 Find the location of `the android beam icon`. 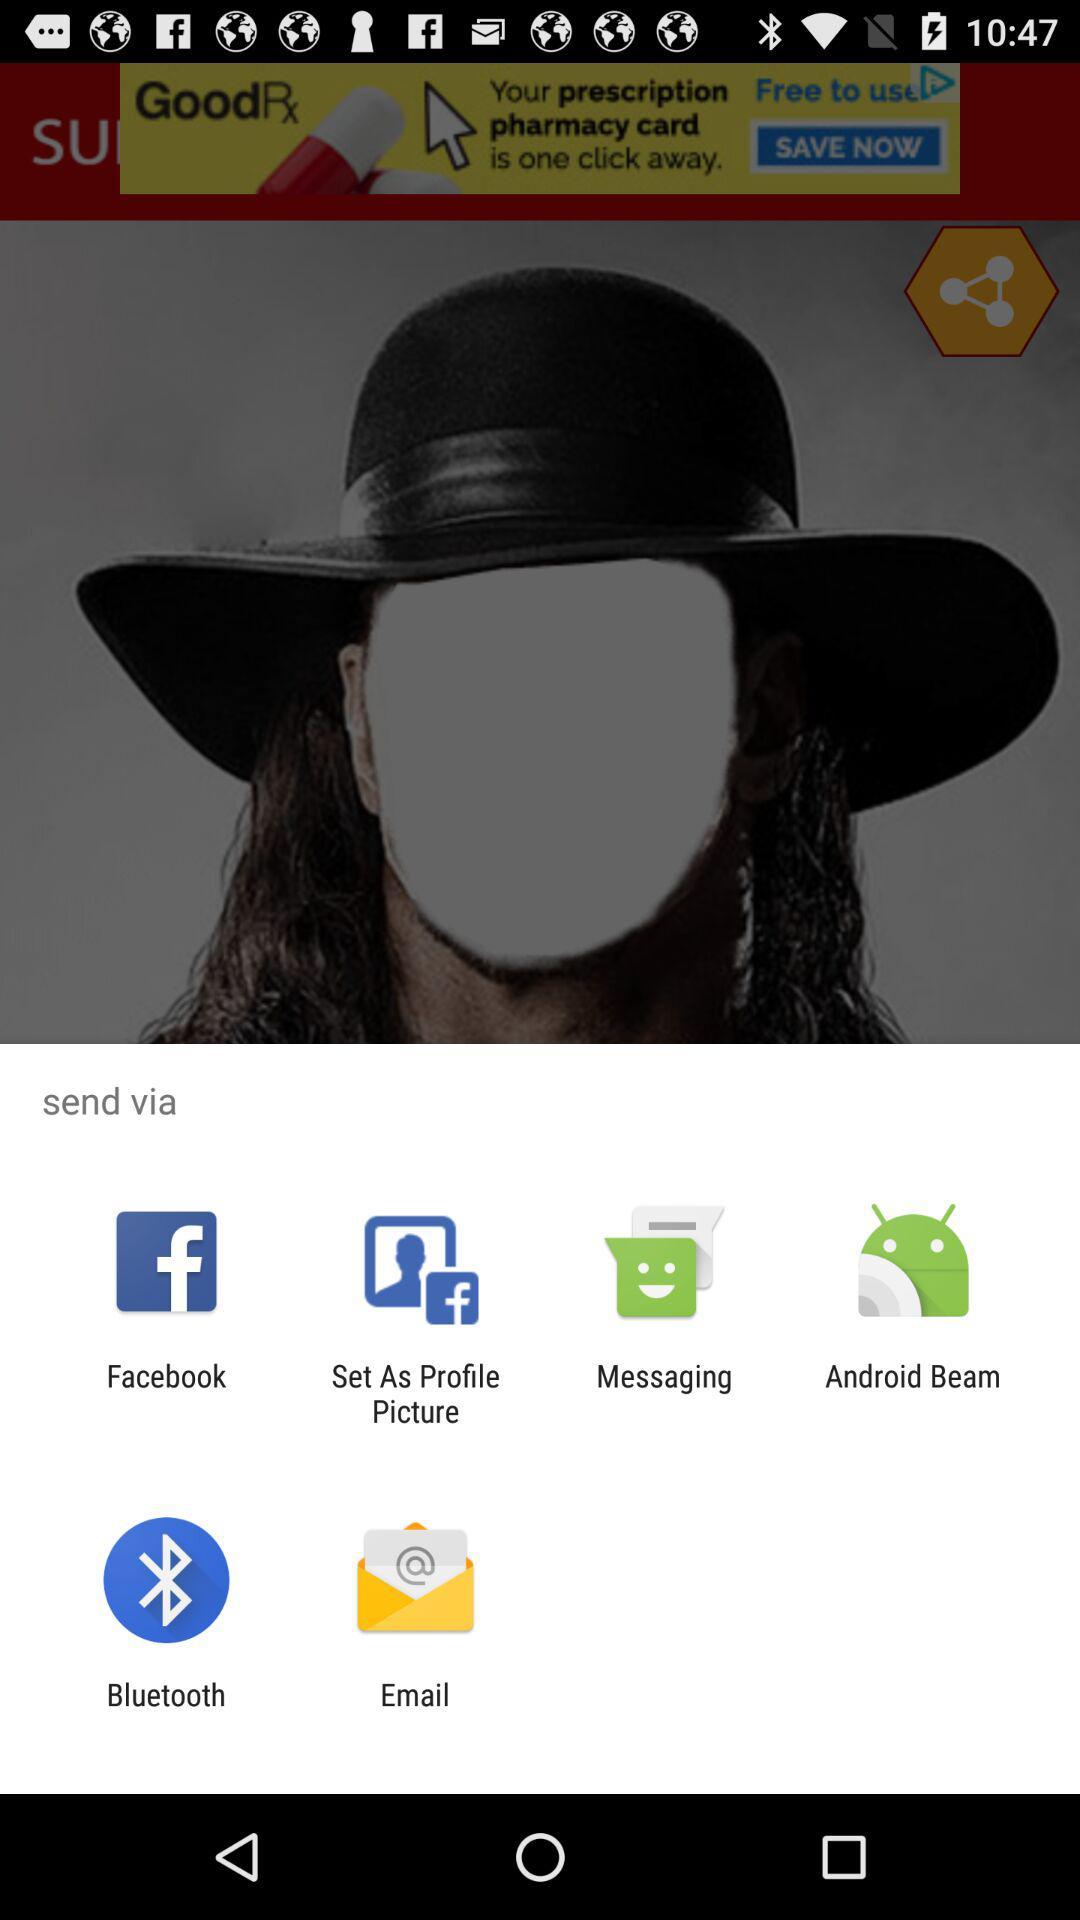

the android beam icon is located at coordinates (913, 1392).